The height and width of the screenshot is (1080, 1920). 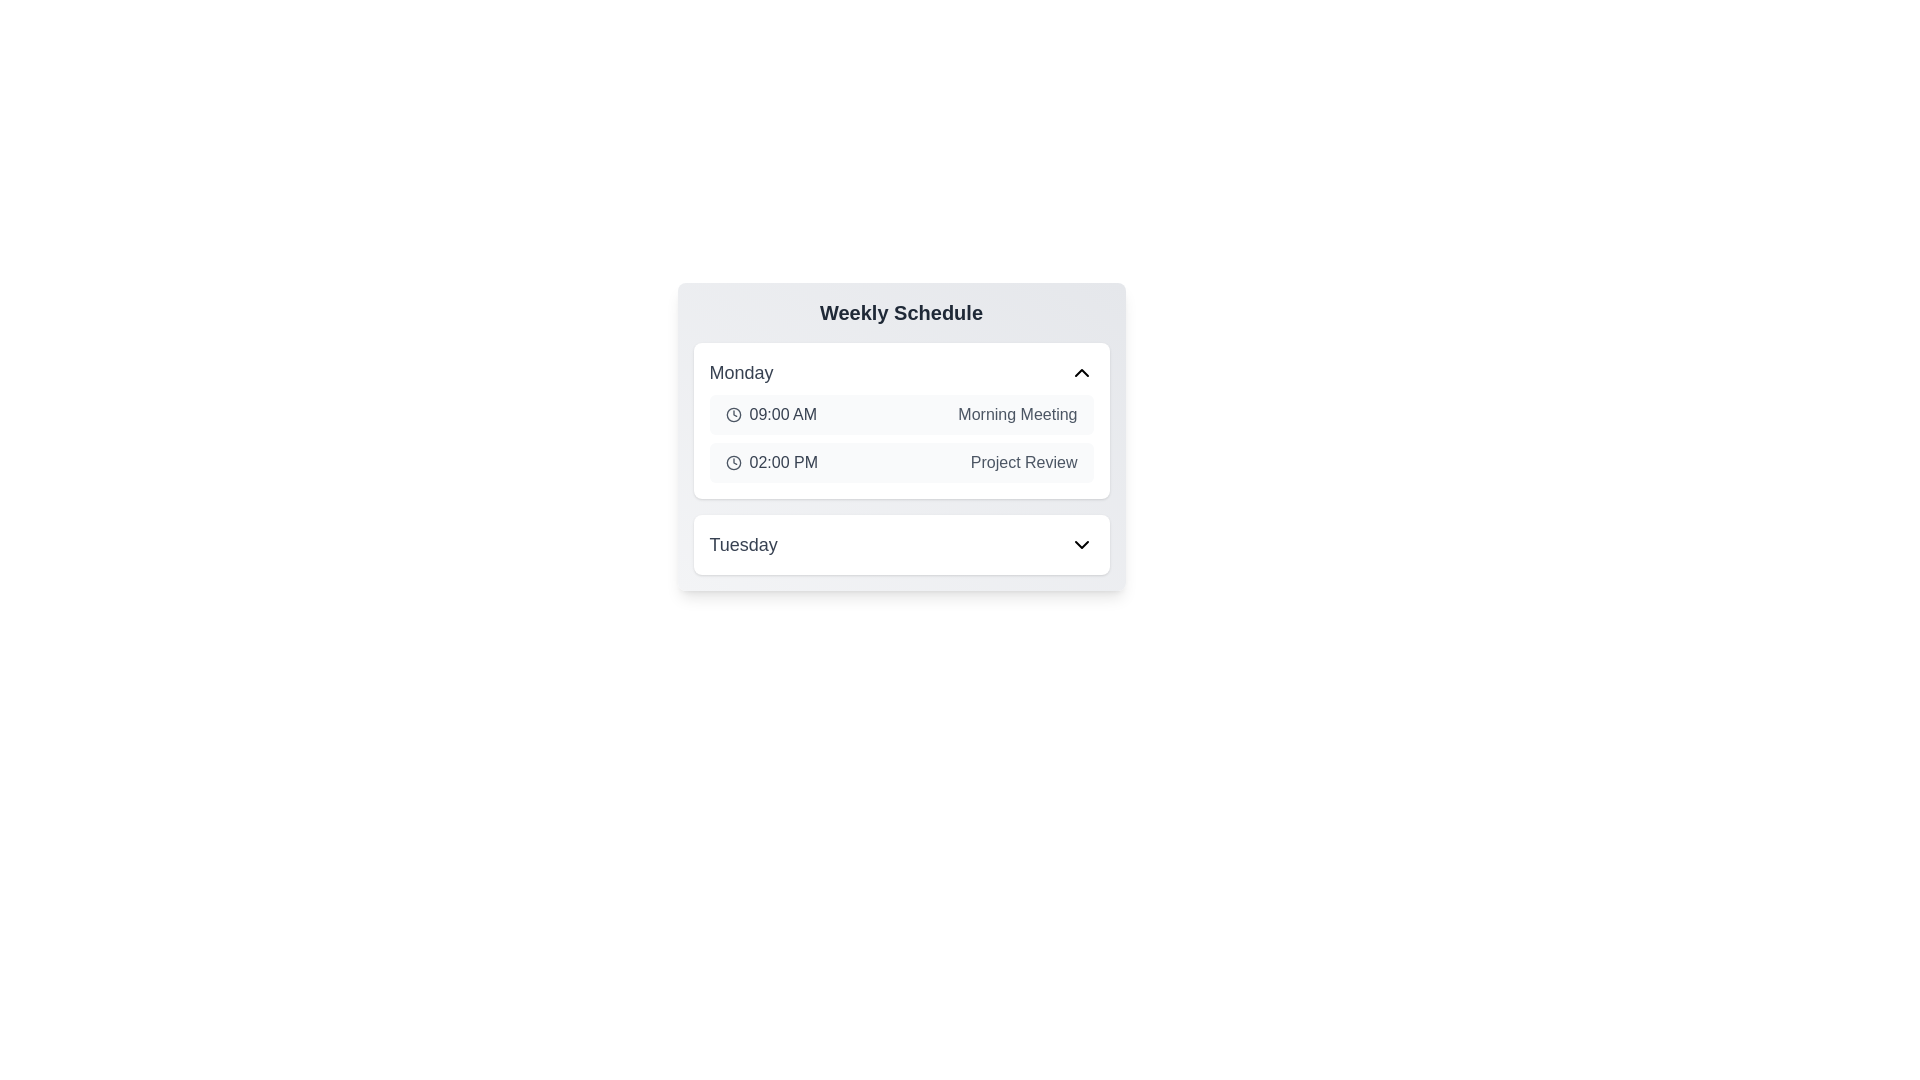 I want to click on the dropdown menu located below the 'Monday' section to navigate through the days of the week, so click(x=900, y=544).